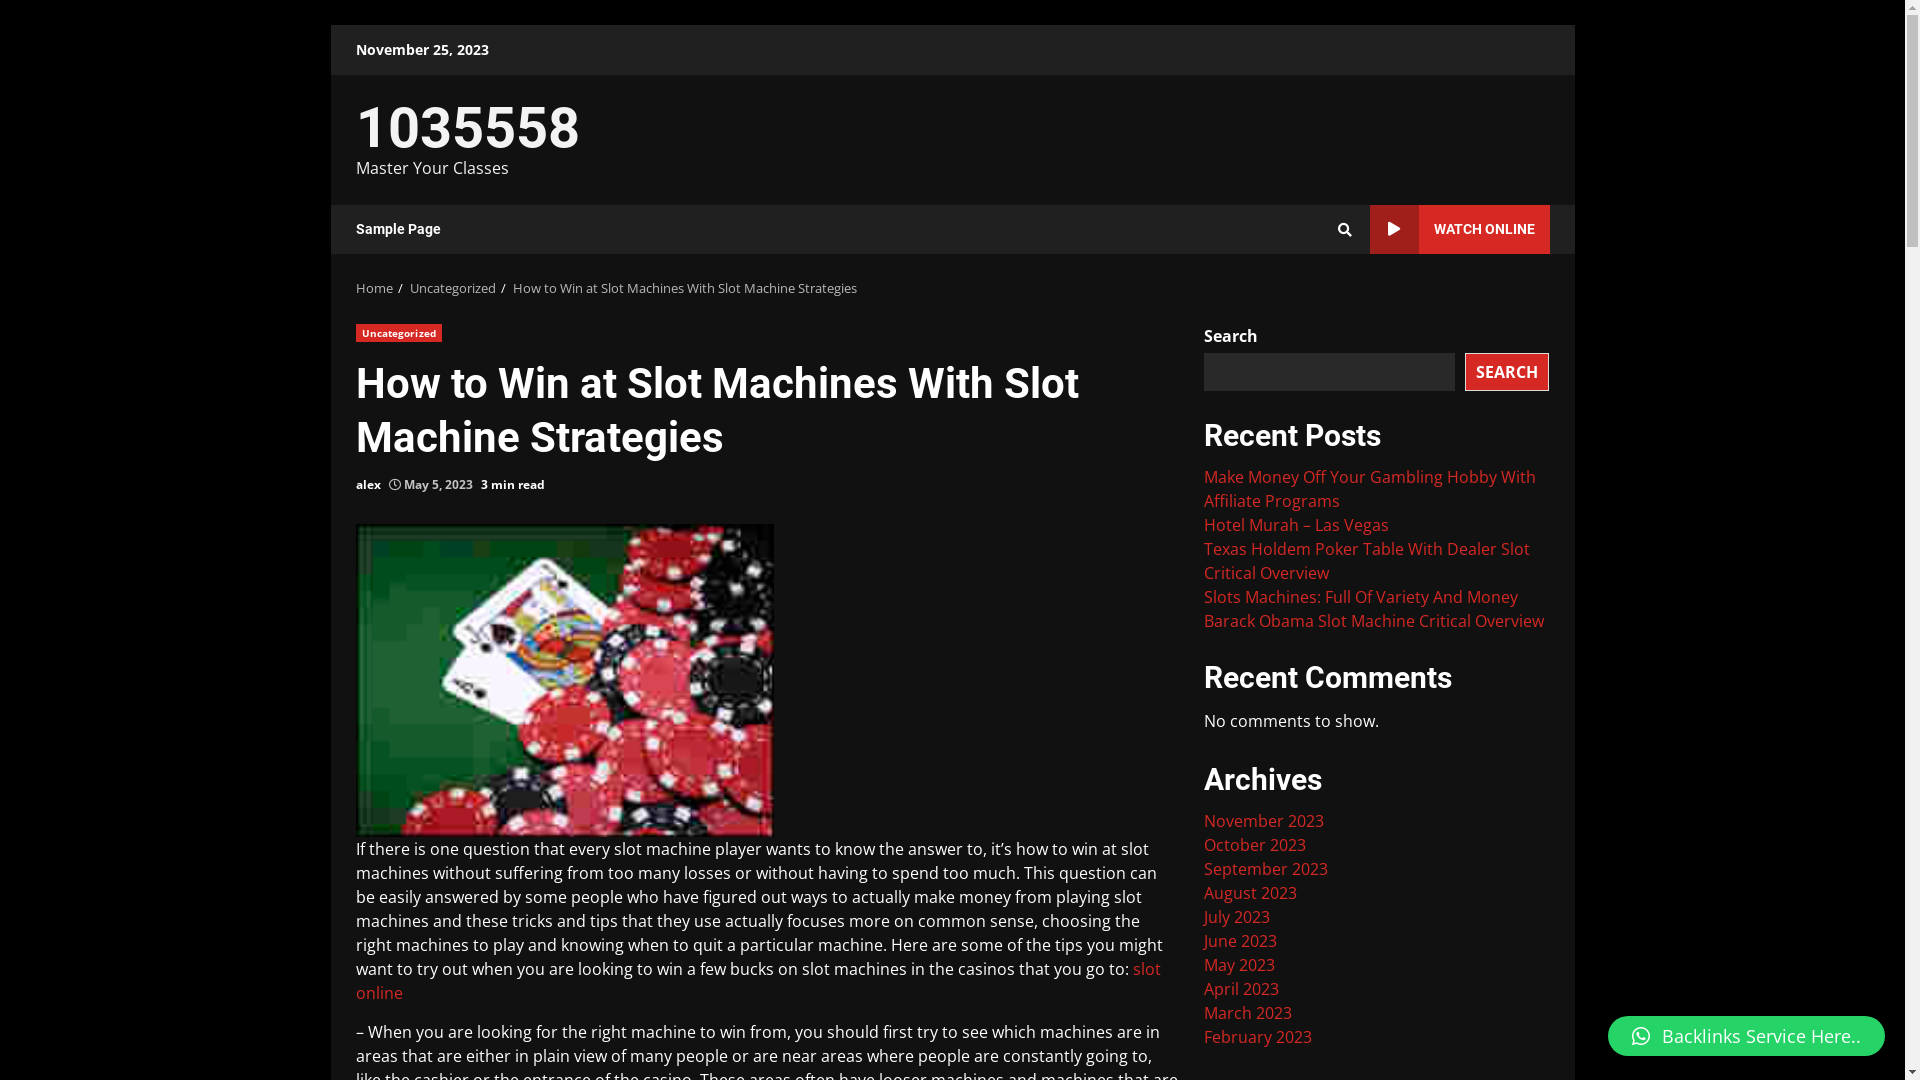 The height and width of the screenshot is (1080, 1920). What do you see at coordinates (1262, 821) in the screenshot?
I see `'November 2023'` at bounding box center [1262, 821].